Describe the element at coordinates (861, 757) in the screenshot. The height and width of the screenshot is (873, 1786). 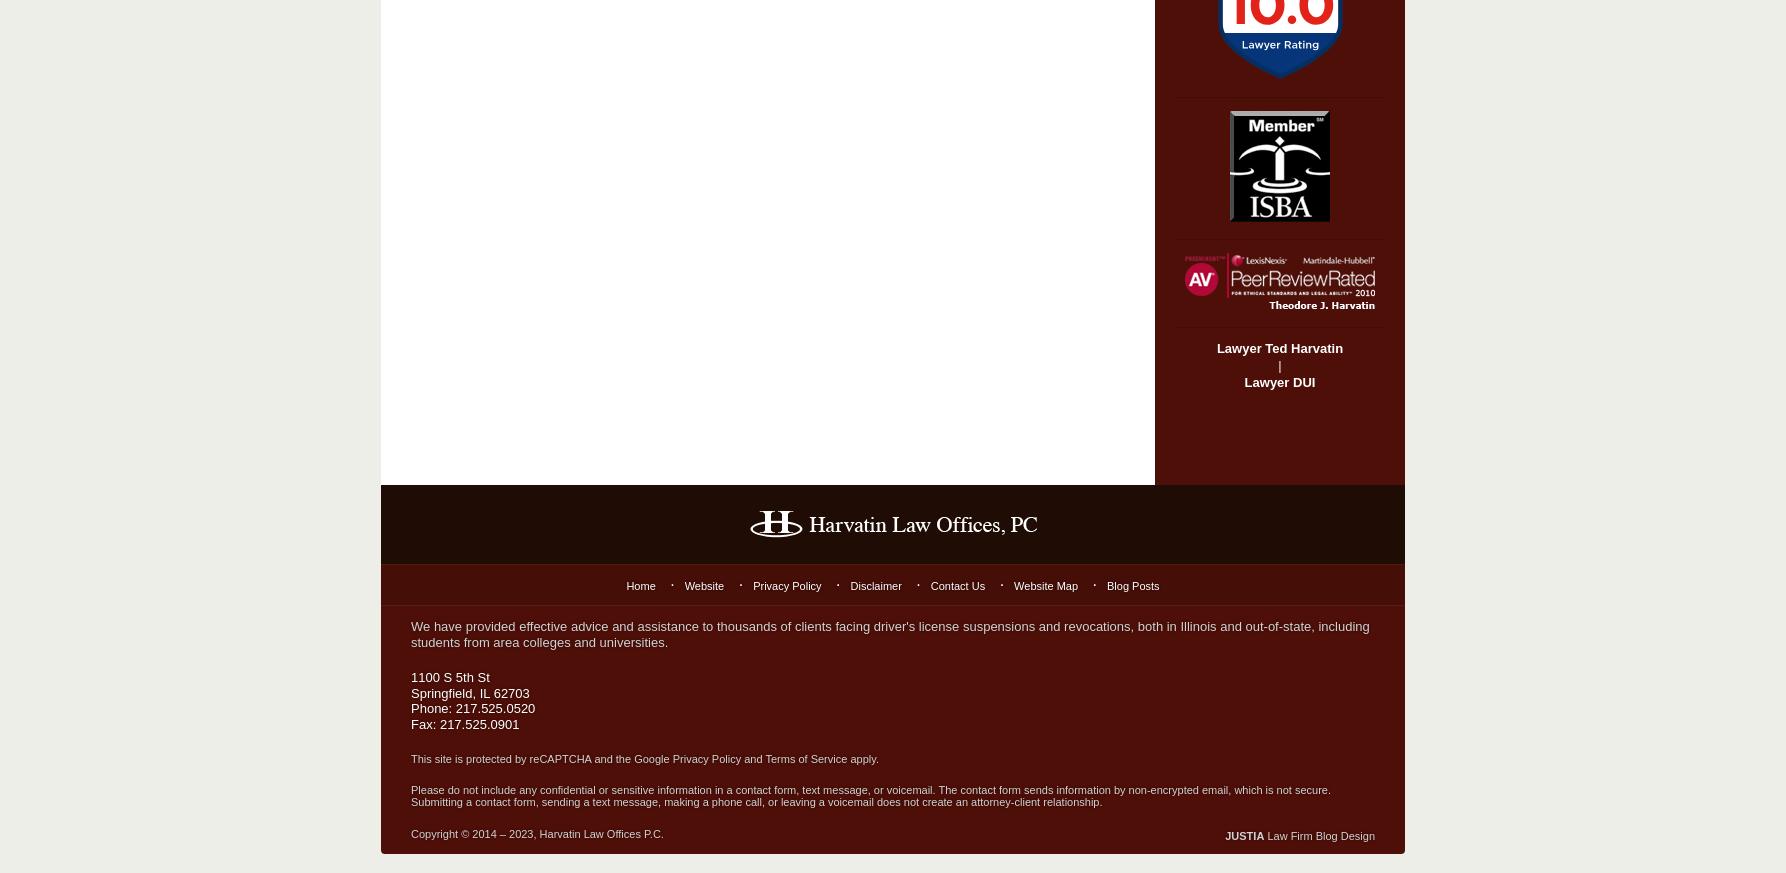
I see `'apply.'` at that location.